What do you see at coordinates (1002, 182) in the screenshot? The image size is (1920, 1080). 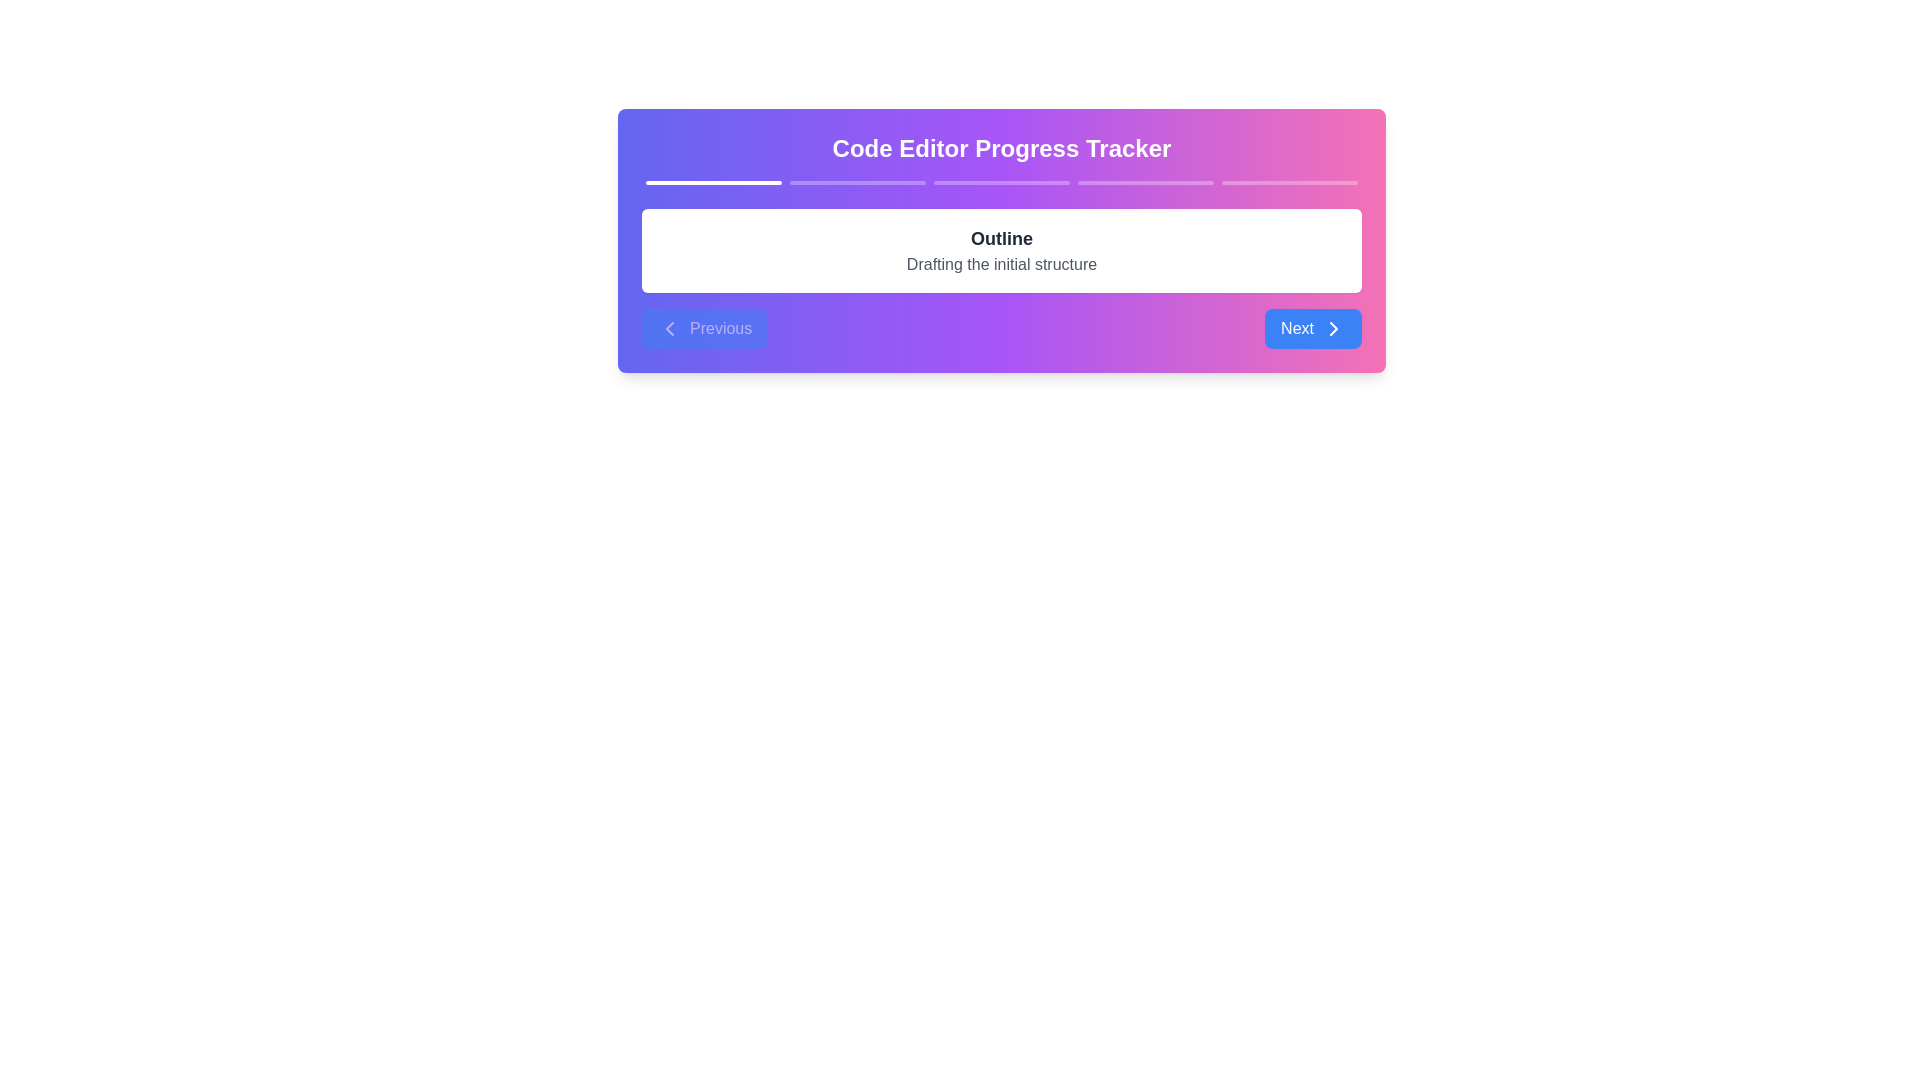 I see `the progress bar located just below the title 'Code Editor Progress Tracker', which serves as a visual representation of progress in a task tracker` at bounding box center [1002, 182].